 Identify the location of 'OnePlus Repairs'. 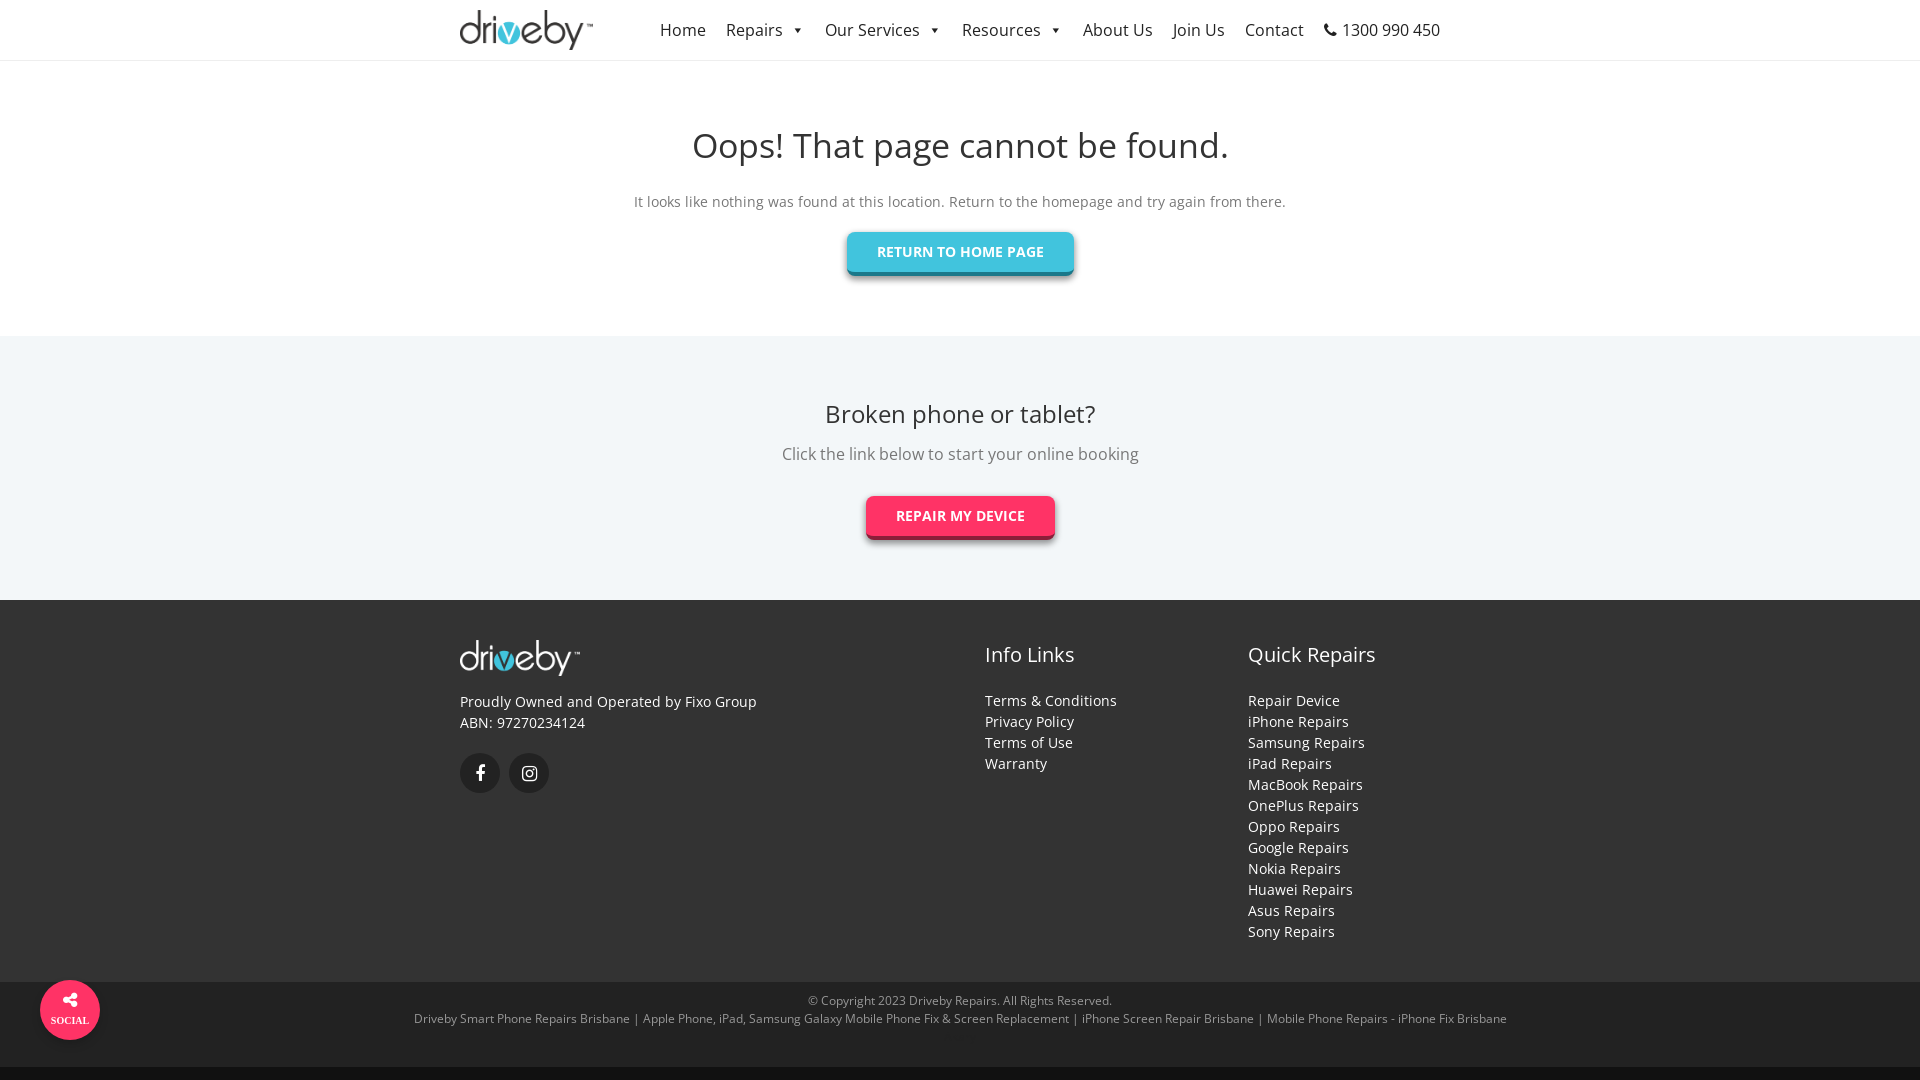
(1303, 804).